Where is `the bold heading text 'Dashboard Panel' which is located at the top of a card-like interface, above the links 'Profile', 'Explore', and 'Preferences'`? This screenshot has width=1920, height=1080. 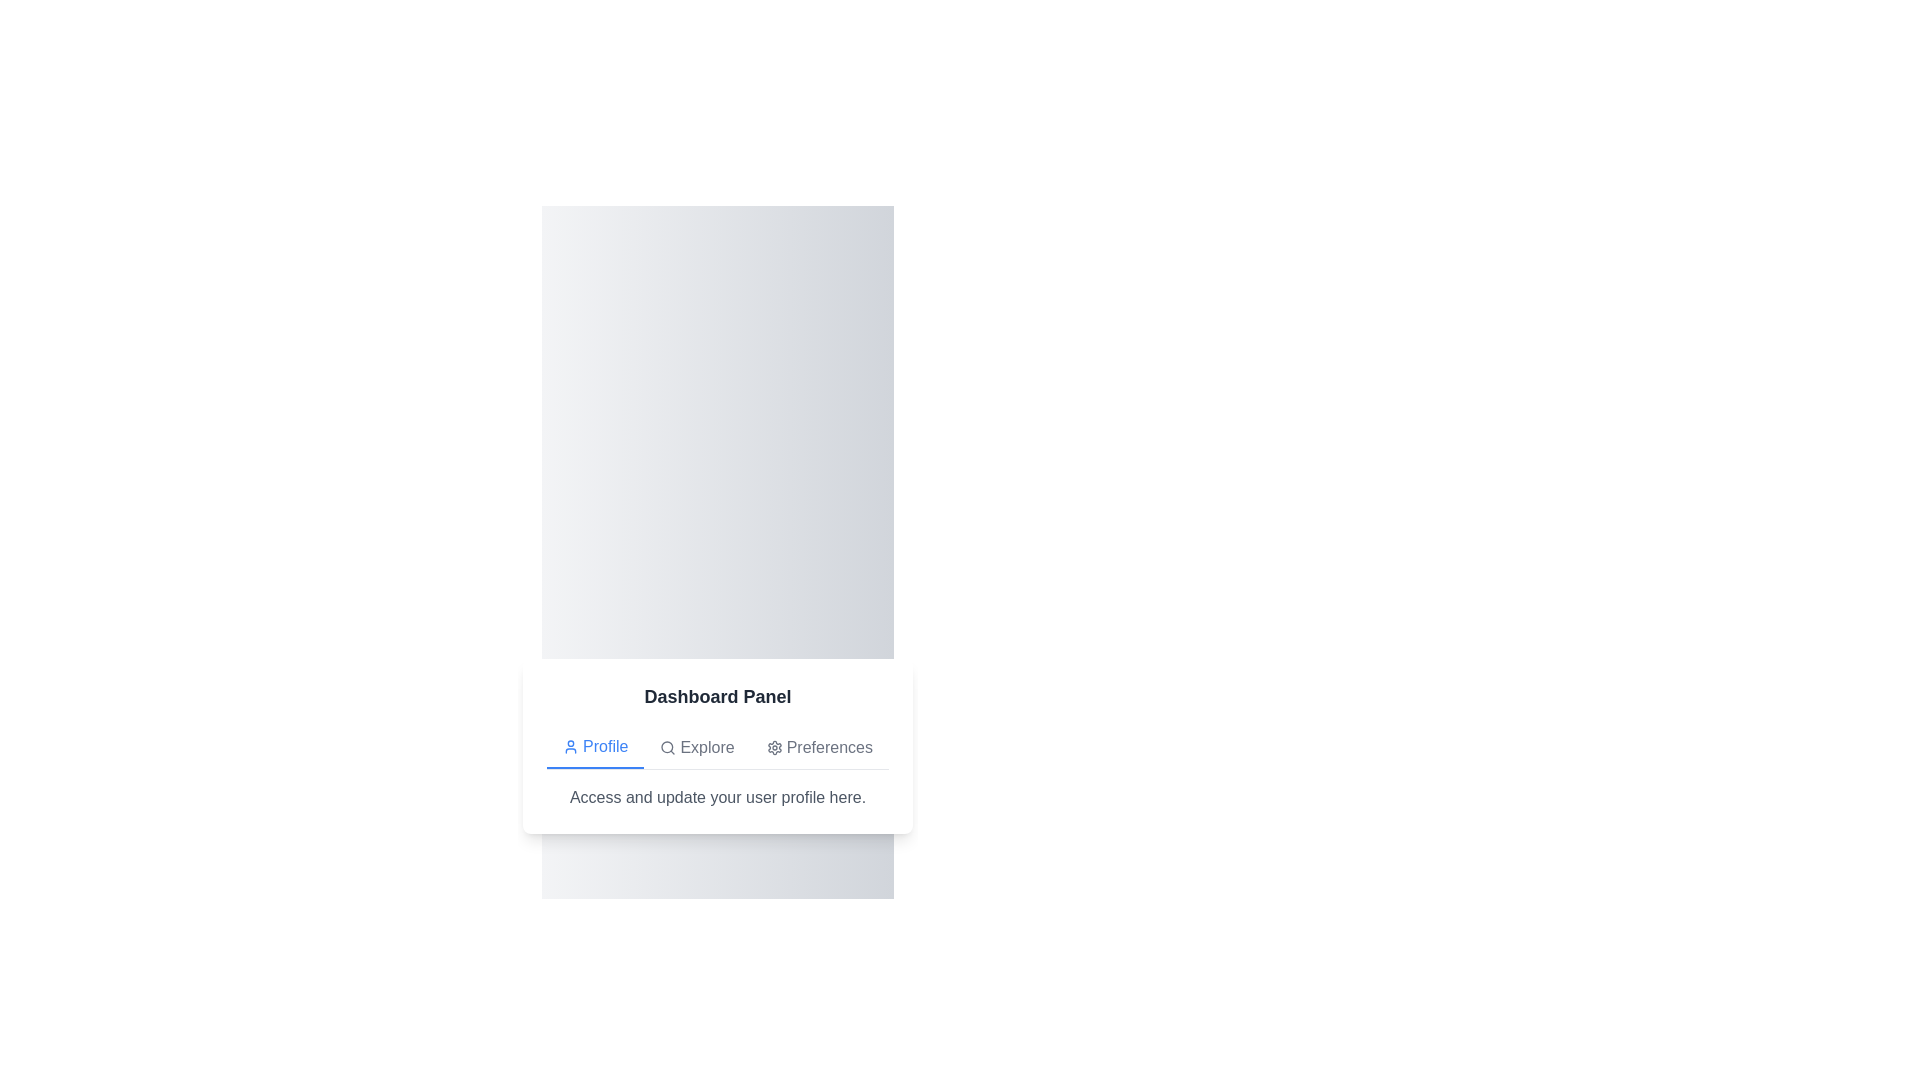
the bold heading text 'Dashboard Panel' which is located at the top of a card-like interface, above the links 'Profile', 'Explore', and 'Preferences' is located at coordinates (718, 695).